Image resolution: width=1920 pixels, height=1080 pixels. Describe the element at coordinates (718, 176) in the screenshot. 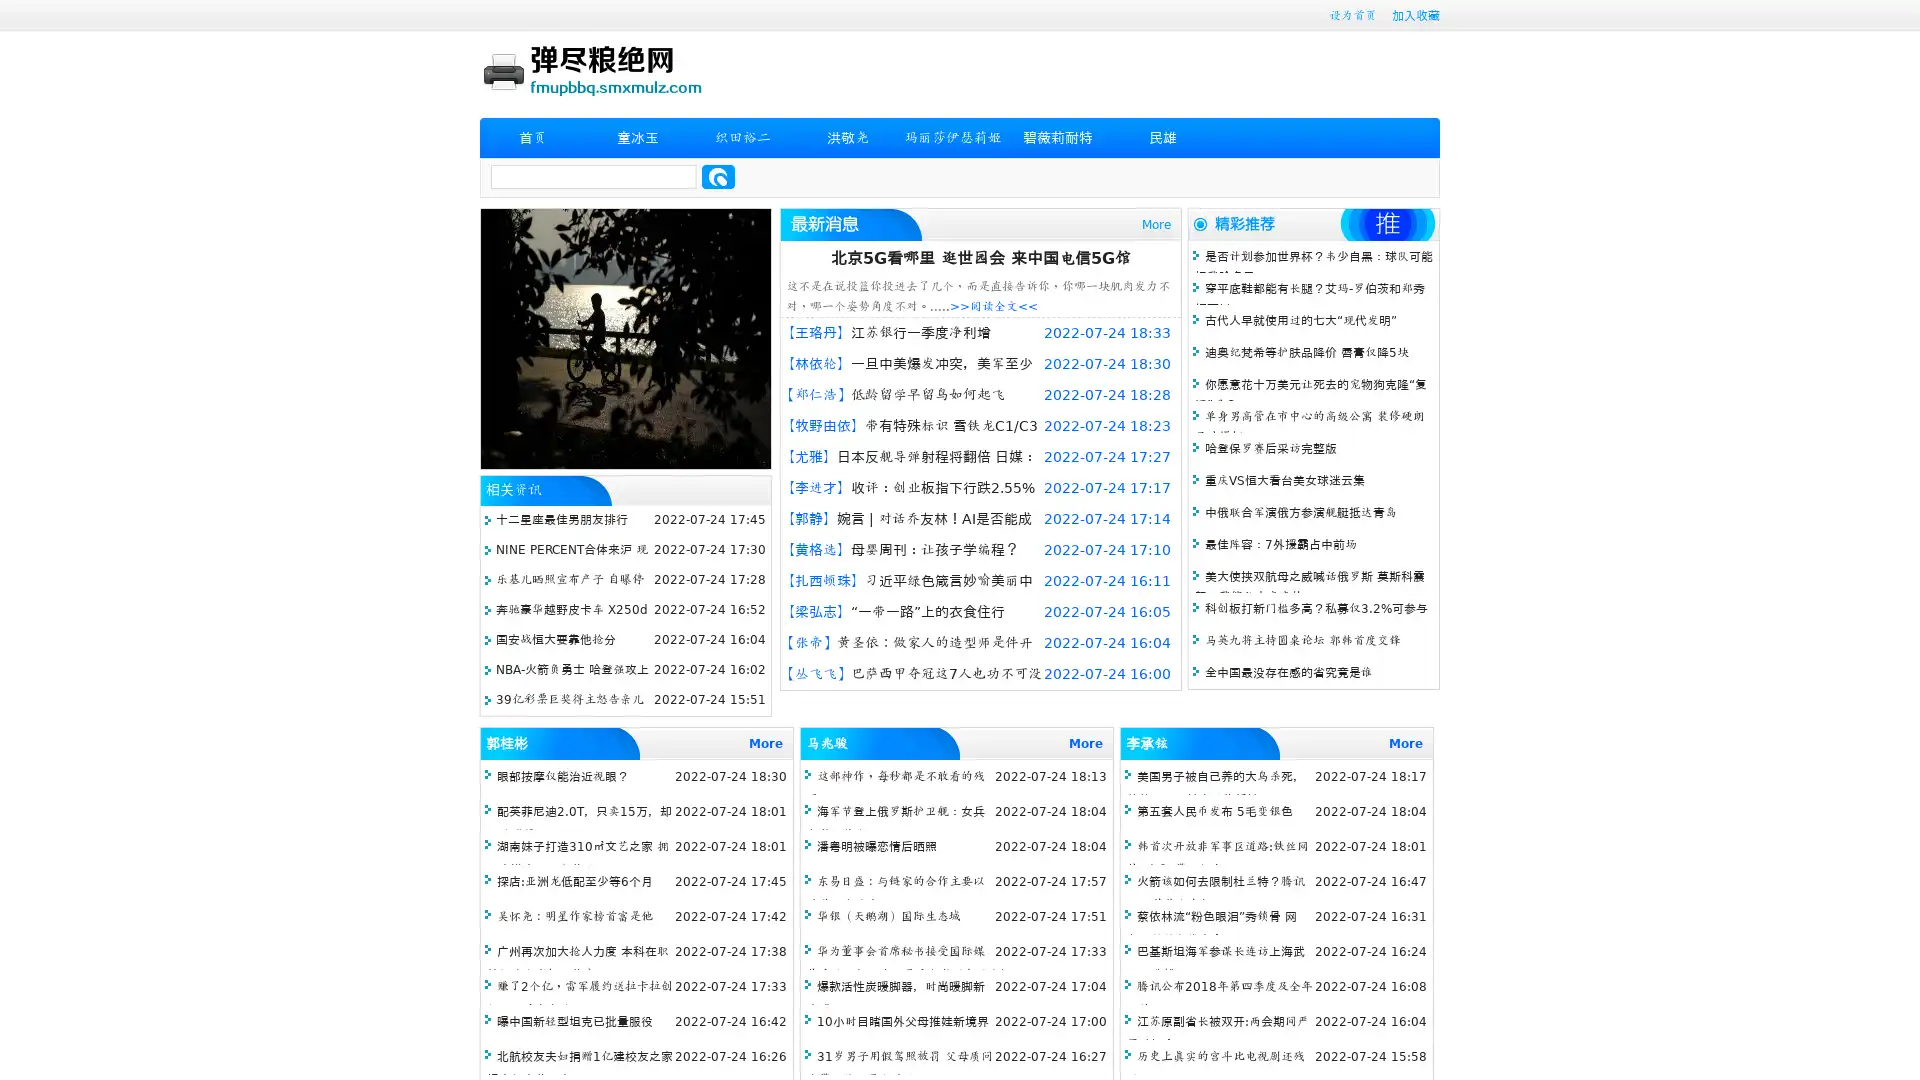

I see `Search` at that location.